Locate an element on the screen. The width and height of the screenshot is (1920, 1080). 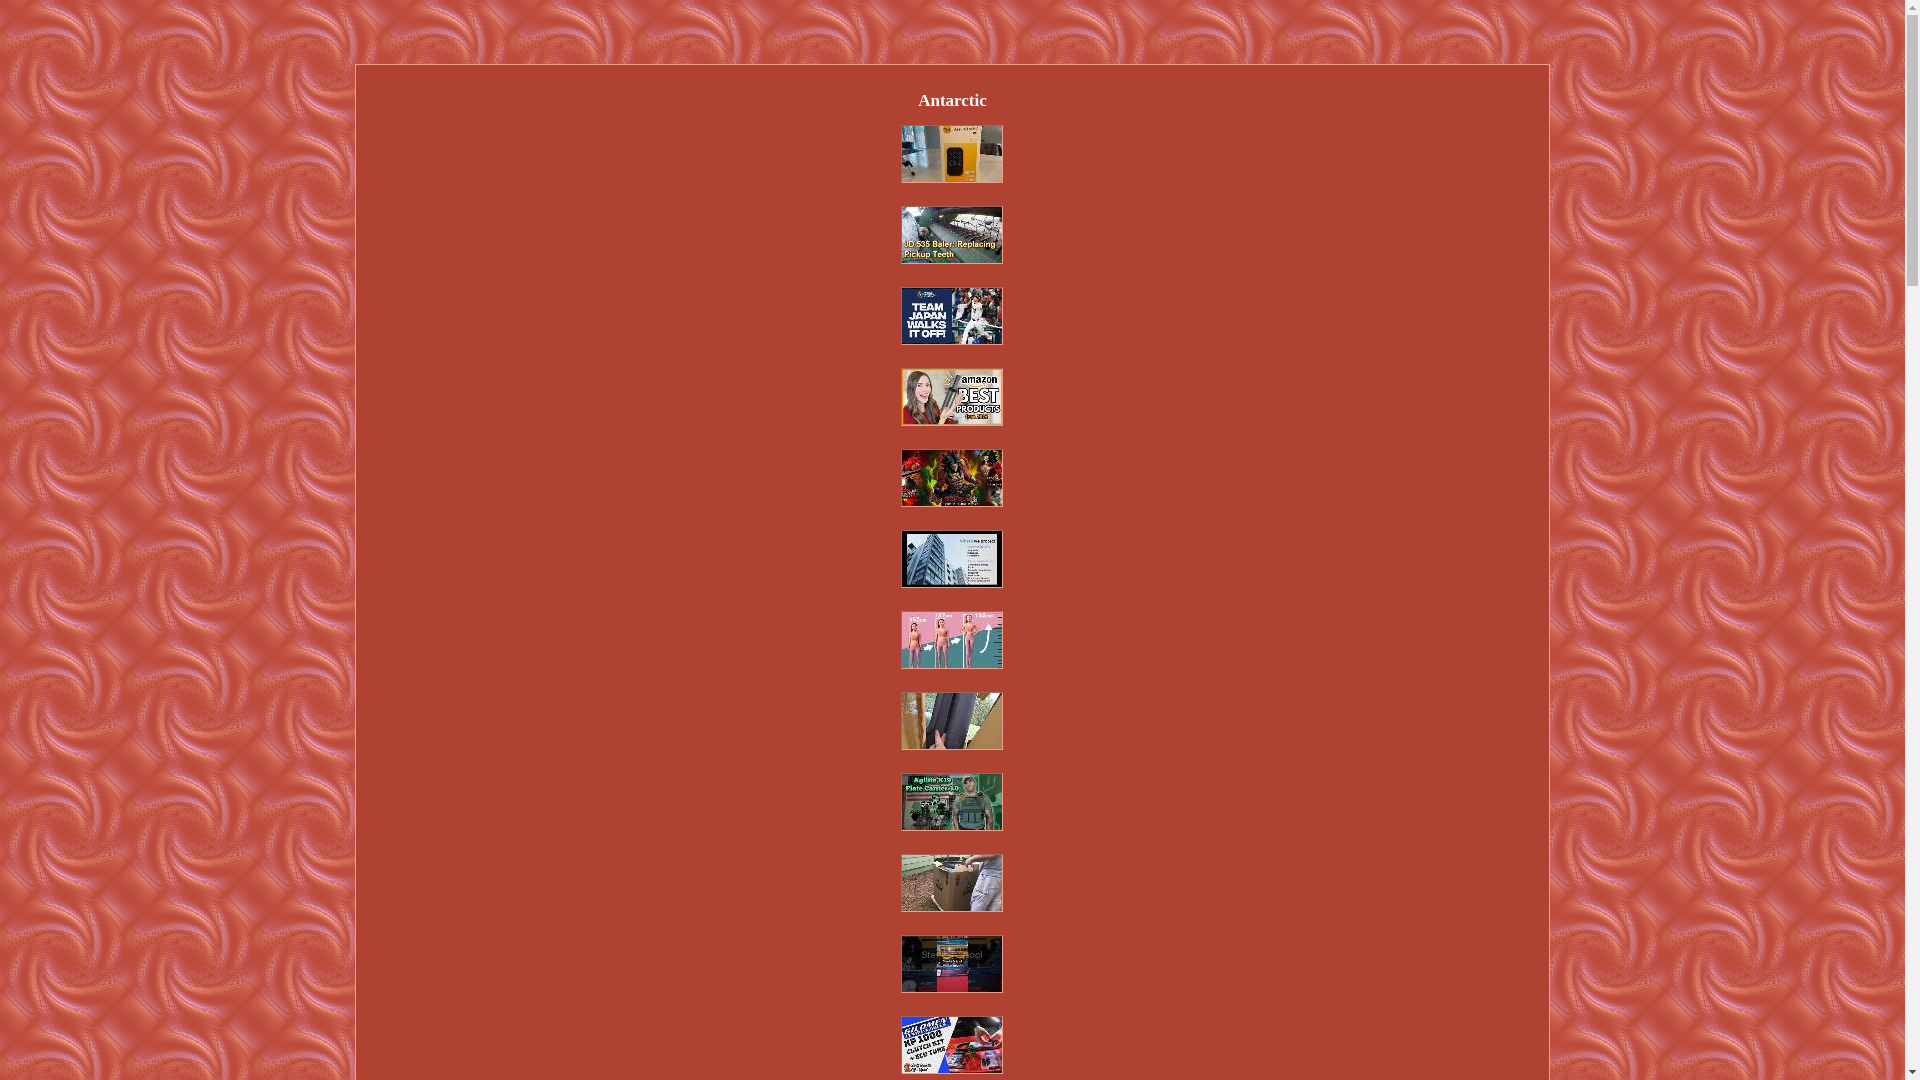
'Condor Military PALS/MOLLE Quick Release Plate Carrier QPC' is located at coordinates (950, 801).